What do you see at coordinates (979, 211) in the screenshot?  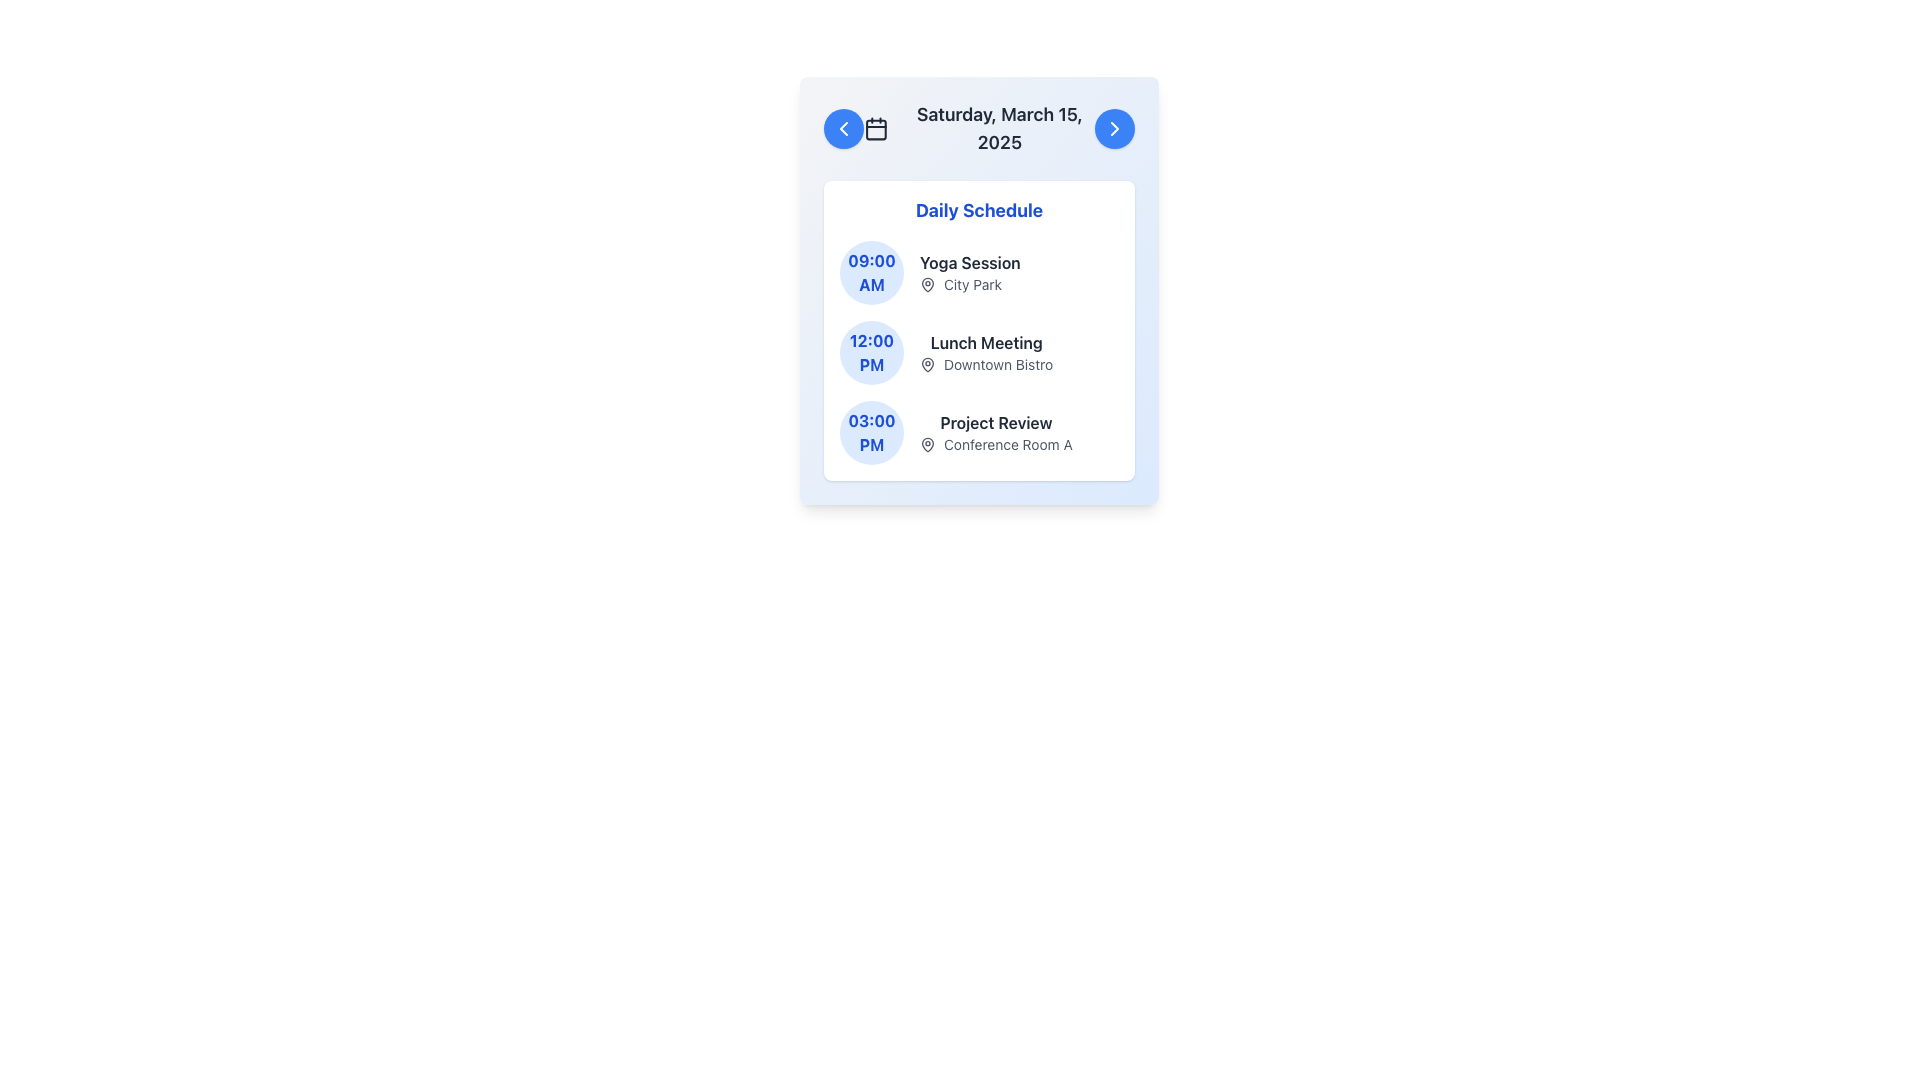 I see `the bold, large blue text header that reads 'Daily Schedule', which is located at the top of the white panel containing schedule details` at bounding box center [979, 211].